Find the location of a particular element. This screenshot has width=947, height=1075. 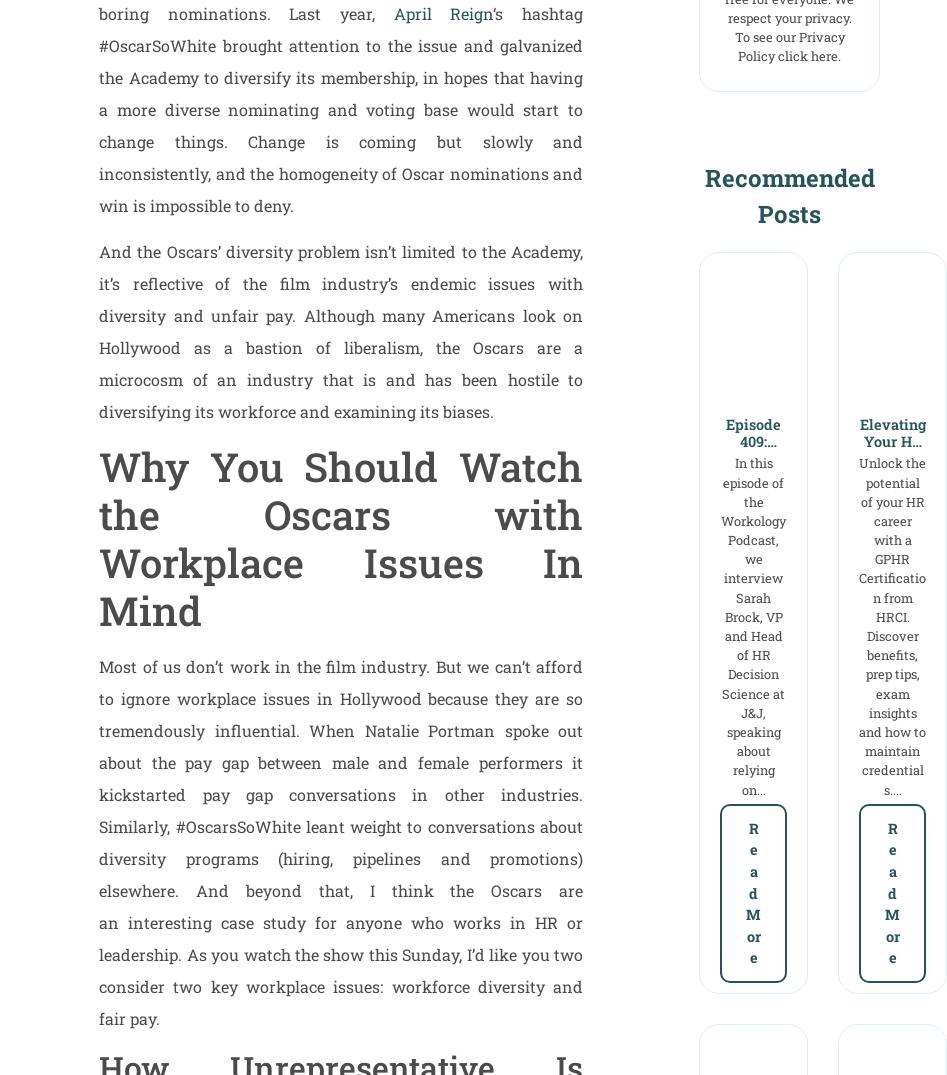

'Most of us don’t work in the film industry. But we can’t afford to ignore workplace issues in Hollywood because they are so tremendously influential. When Natalie Portman spoke out about the pay gap between male and female performers it kickstarted pay gap conversations in other industries. Similarly, #OscarsSoWhite leant weight to conversations about diversity programs (hiring, pipelines and promotions) elsewhere. And beyond that, I think the Oscars are an interesting case study for anyone who works in HR or leadership. As you watch the show this Sunday, I’d like you two consider two key workplace issues: workforce diversity and fair pay.' is located at coordinates (340, 841).